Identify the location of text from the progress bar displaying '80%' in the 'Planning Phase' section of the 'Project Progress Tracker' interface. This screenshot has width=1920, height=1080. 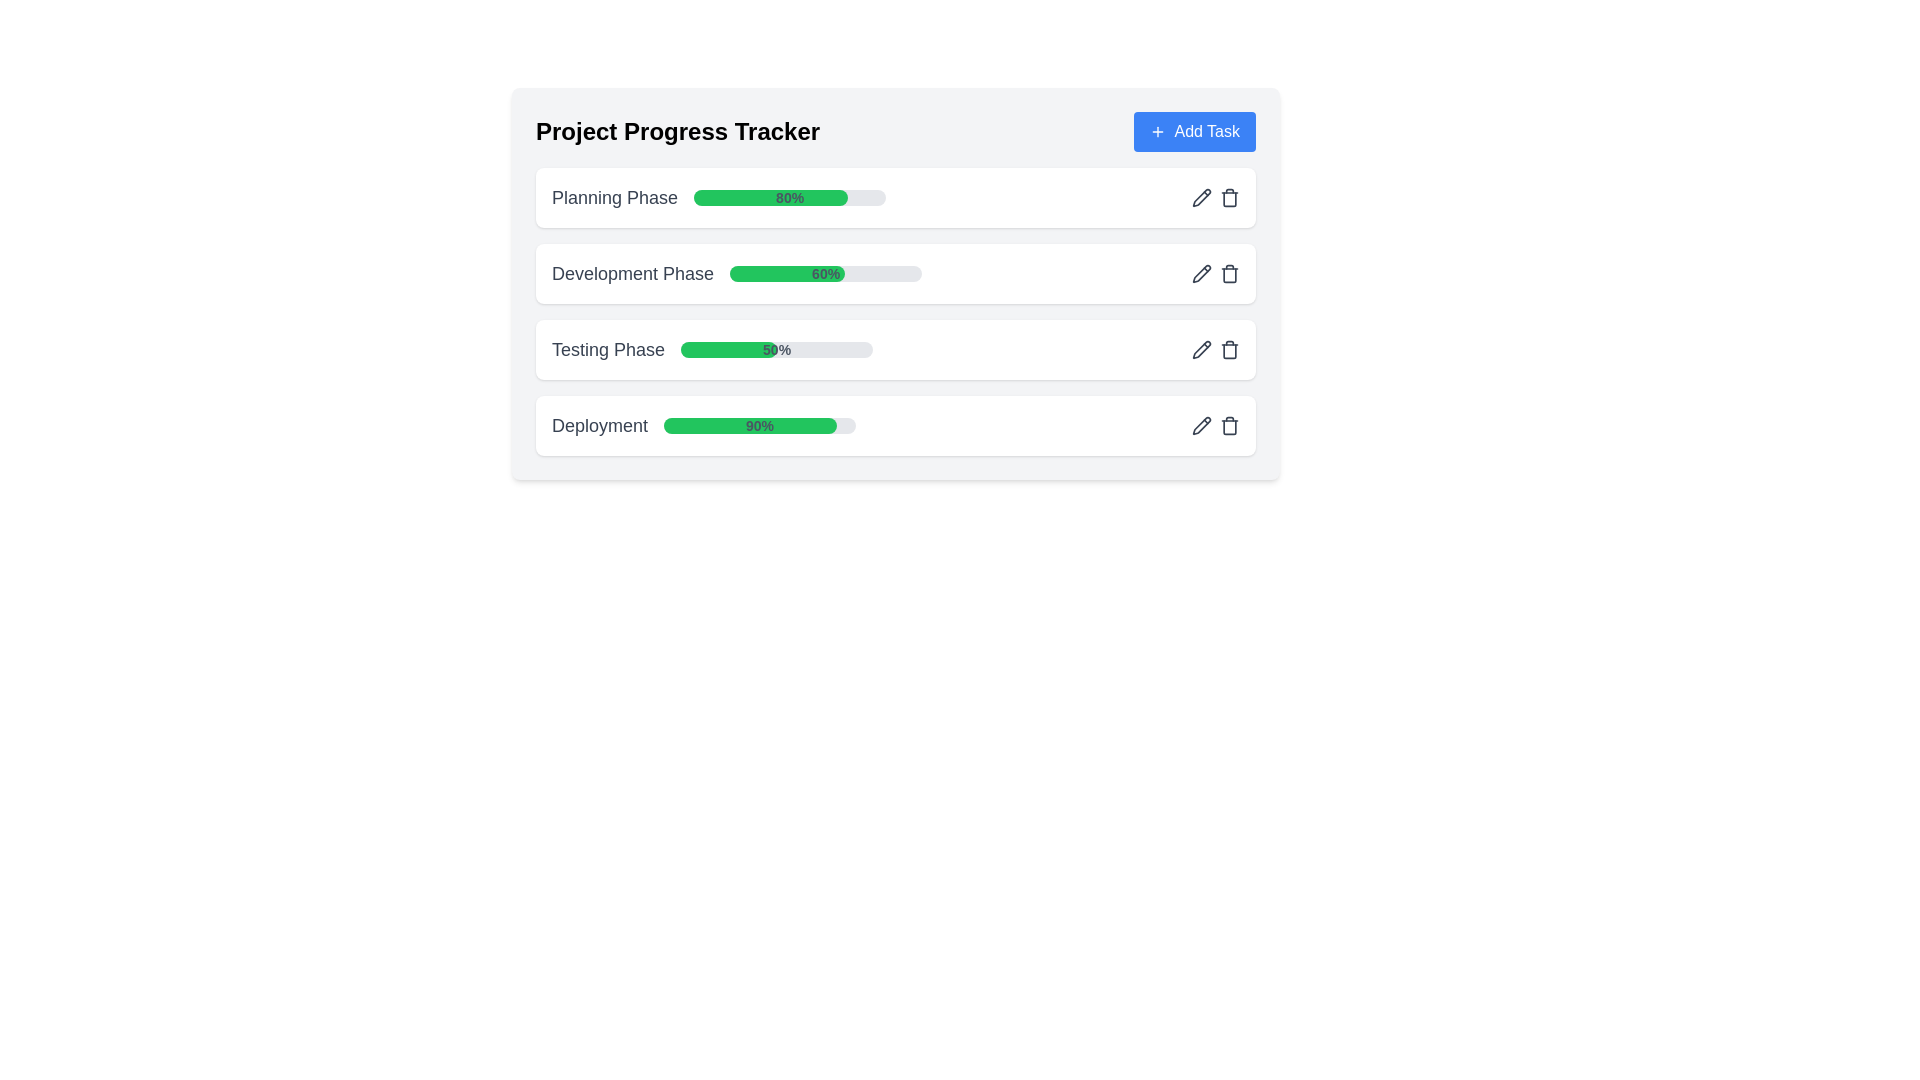
(789, 197).